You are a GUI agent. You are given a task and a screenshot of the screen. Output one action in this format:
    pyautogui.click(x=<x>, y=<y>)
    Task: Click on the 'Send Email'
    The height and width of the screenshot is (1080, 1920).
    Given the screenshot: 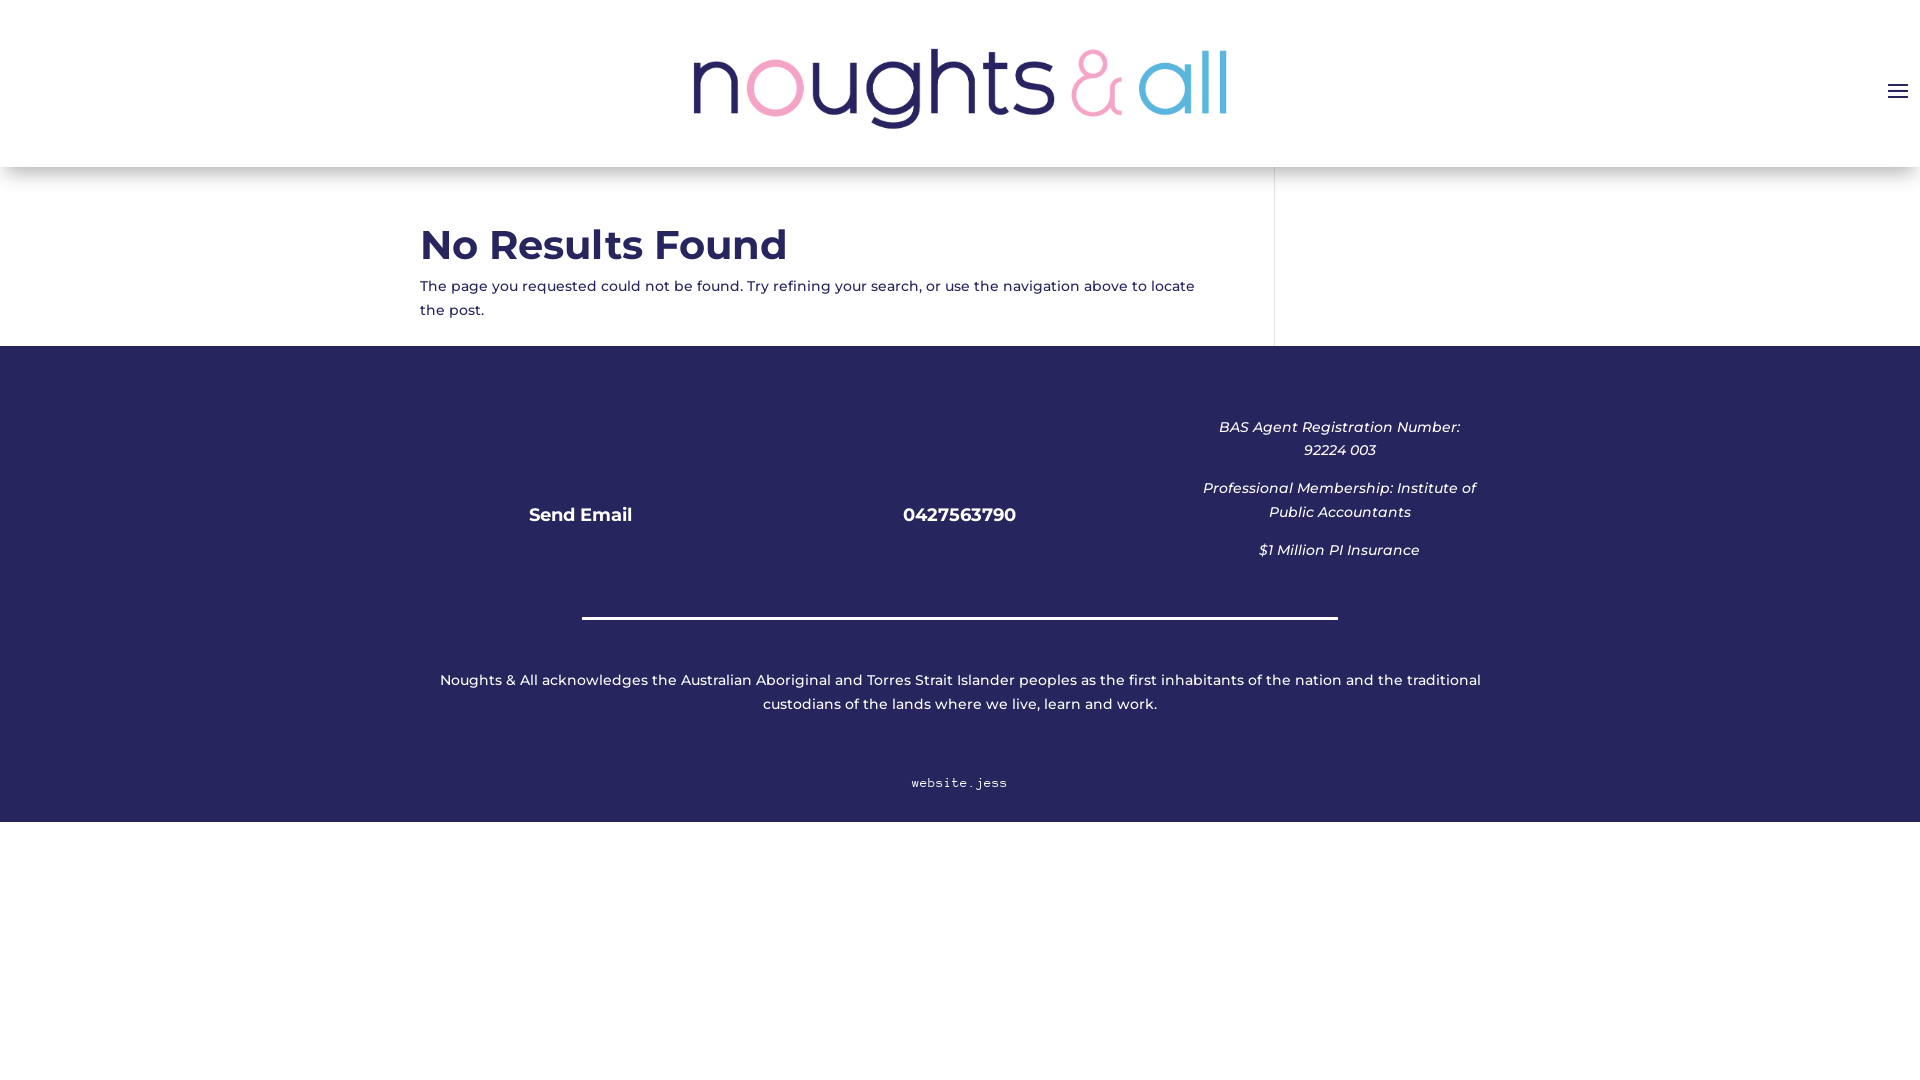 What is the action you would take?
    pyautogui.click(x=579, y=514)
    